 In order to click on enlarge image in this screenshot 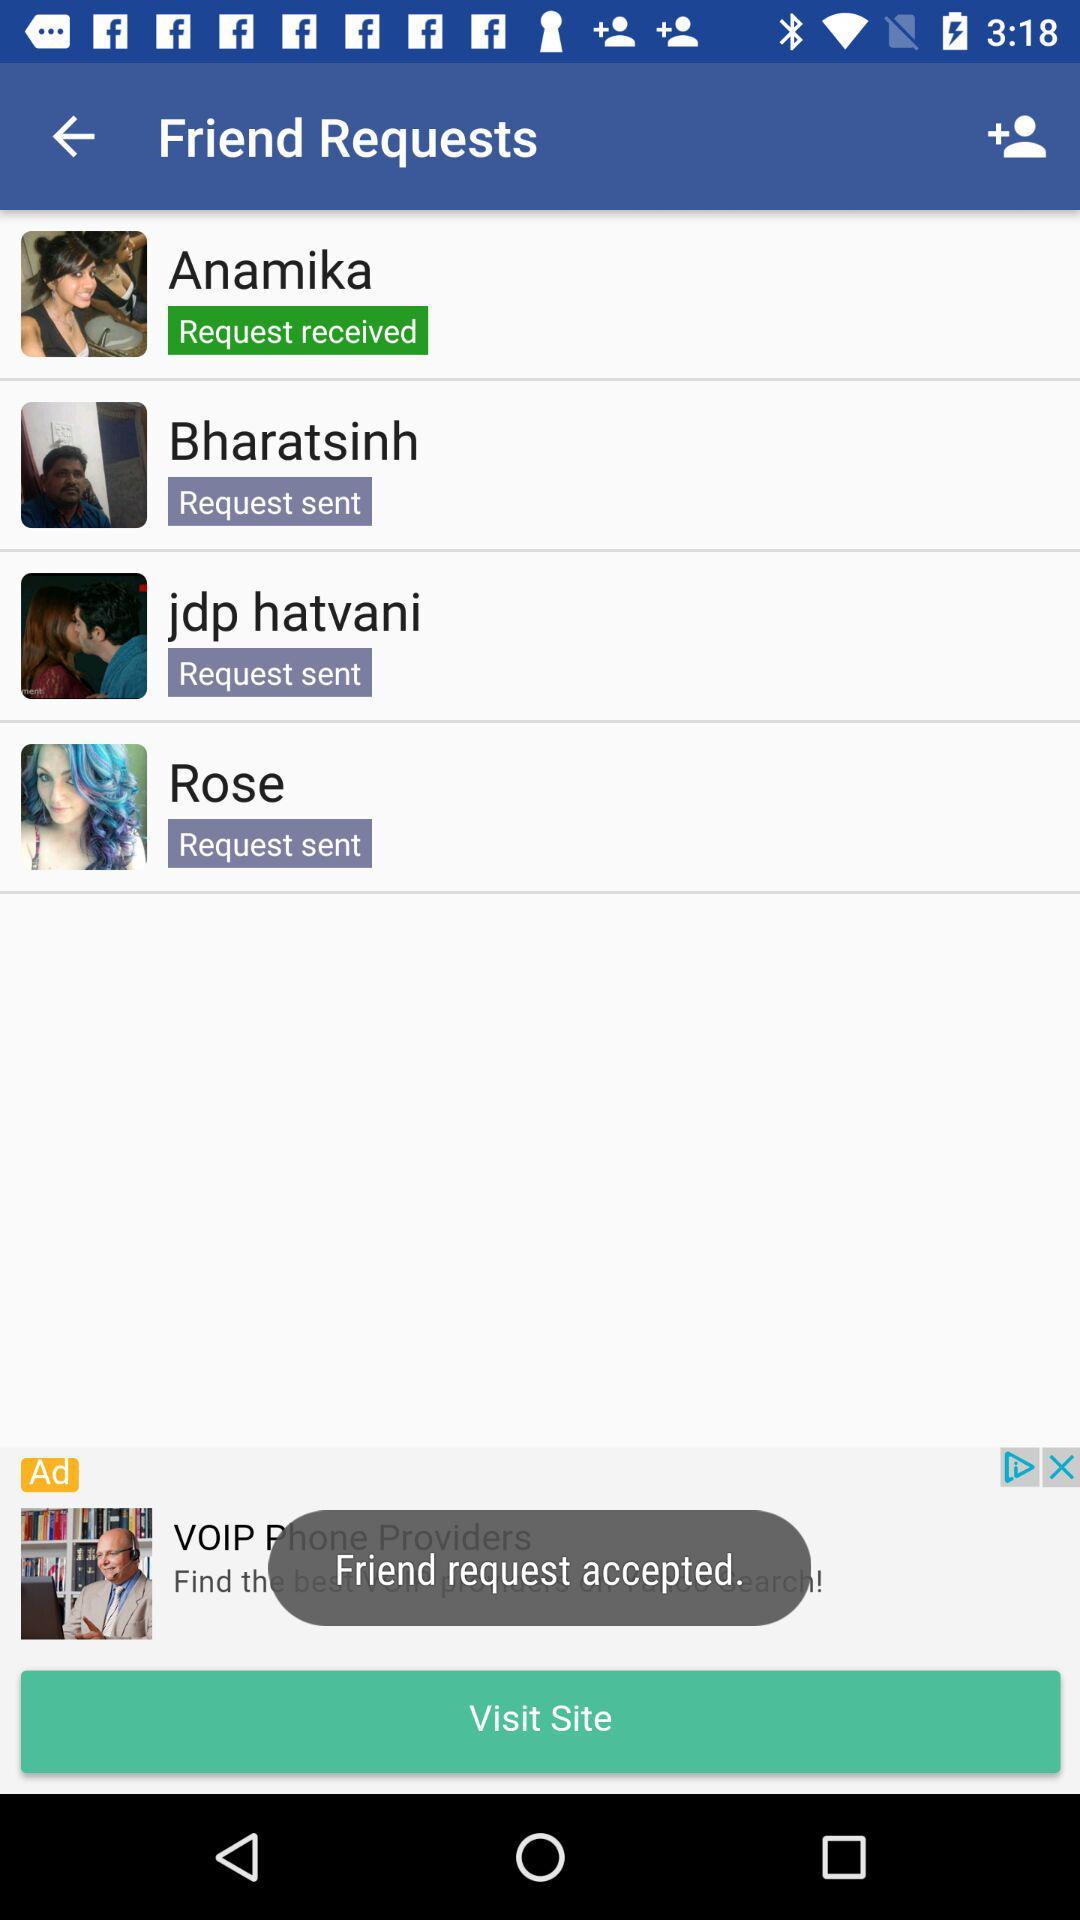, I will do `click(83, 292)`.